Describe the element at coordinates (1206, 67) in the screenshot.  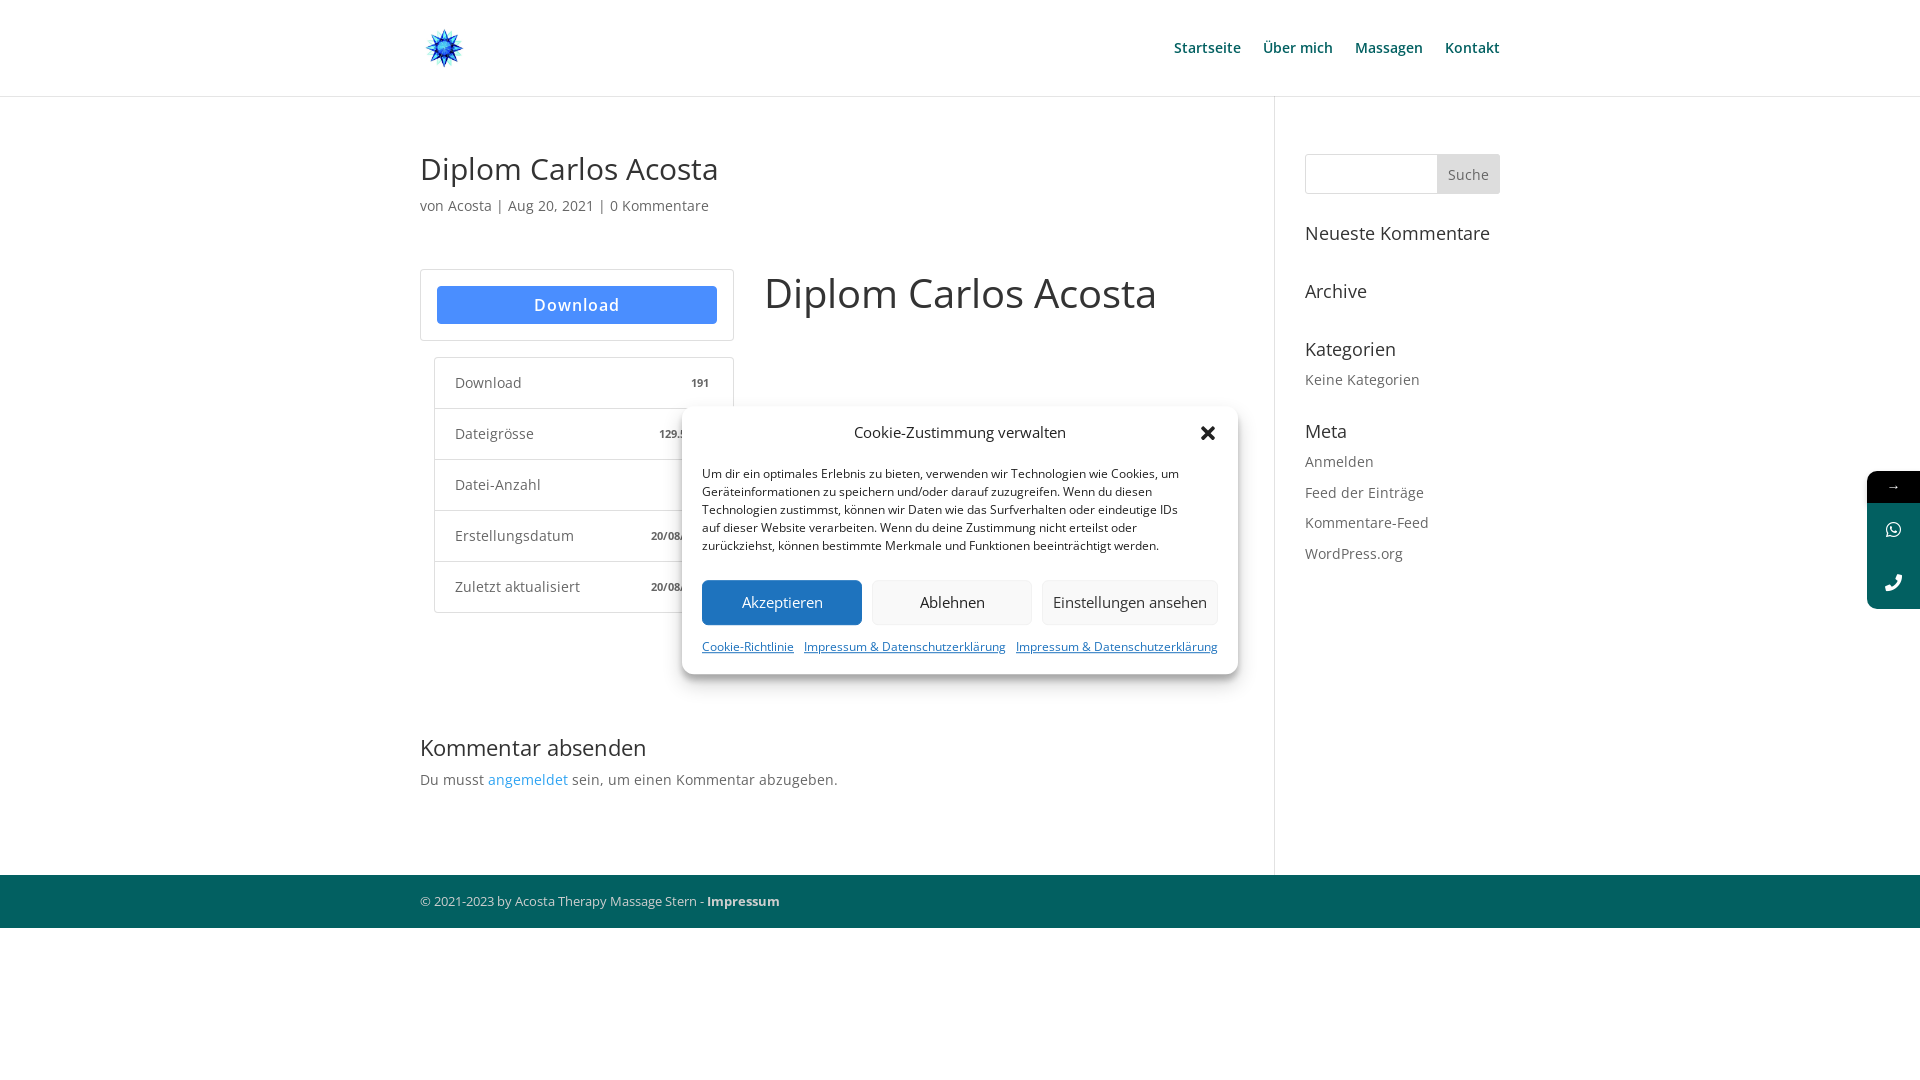
I see `'Startseite'` at that location.